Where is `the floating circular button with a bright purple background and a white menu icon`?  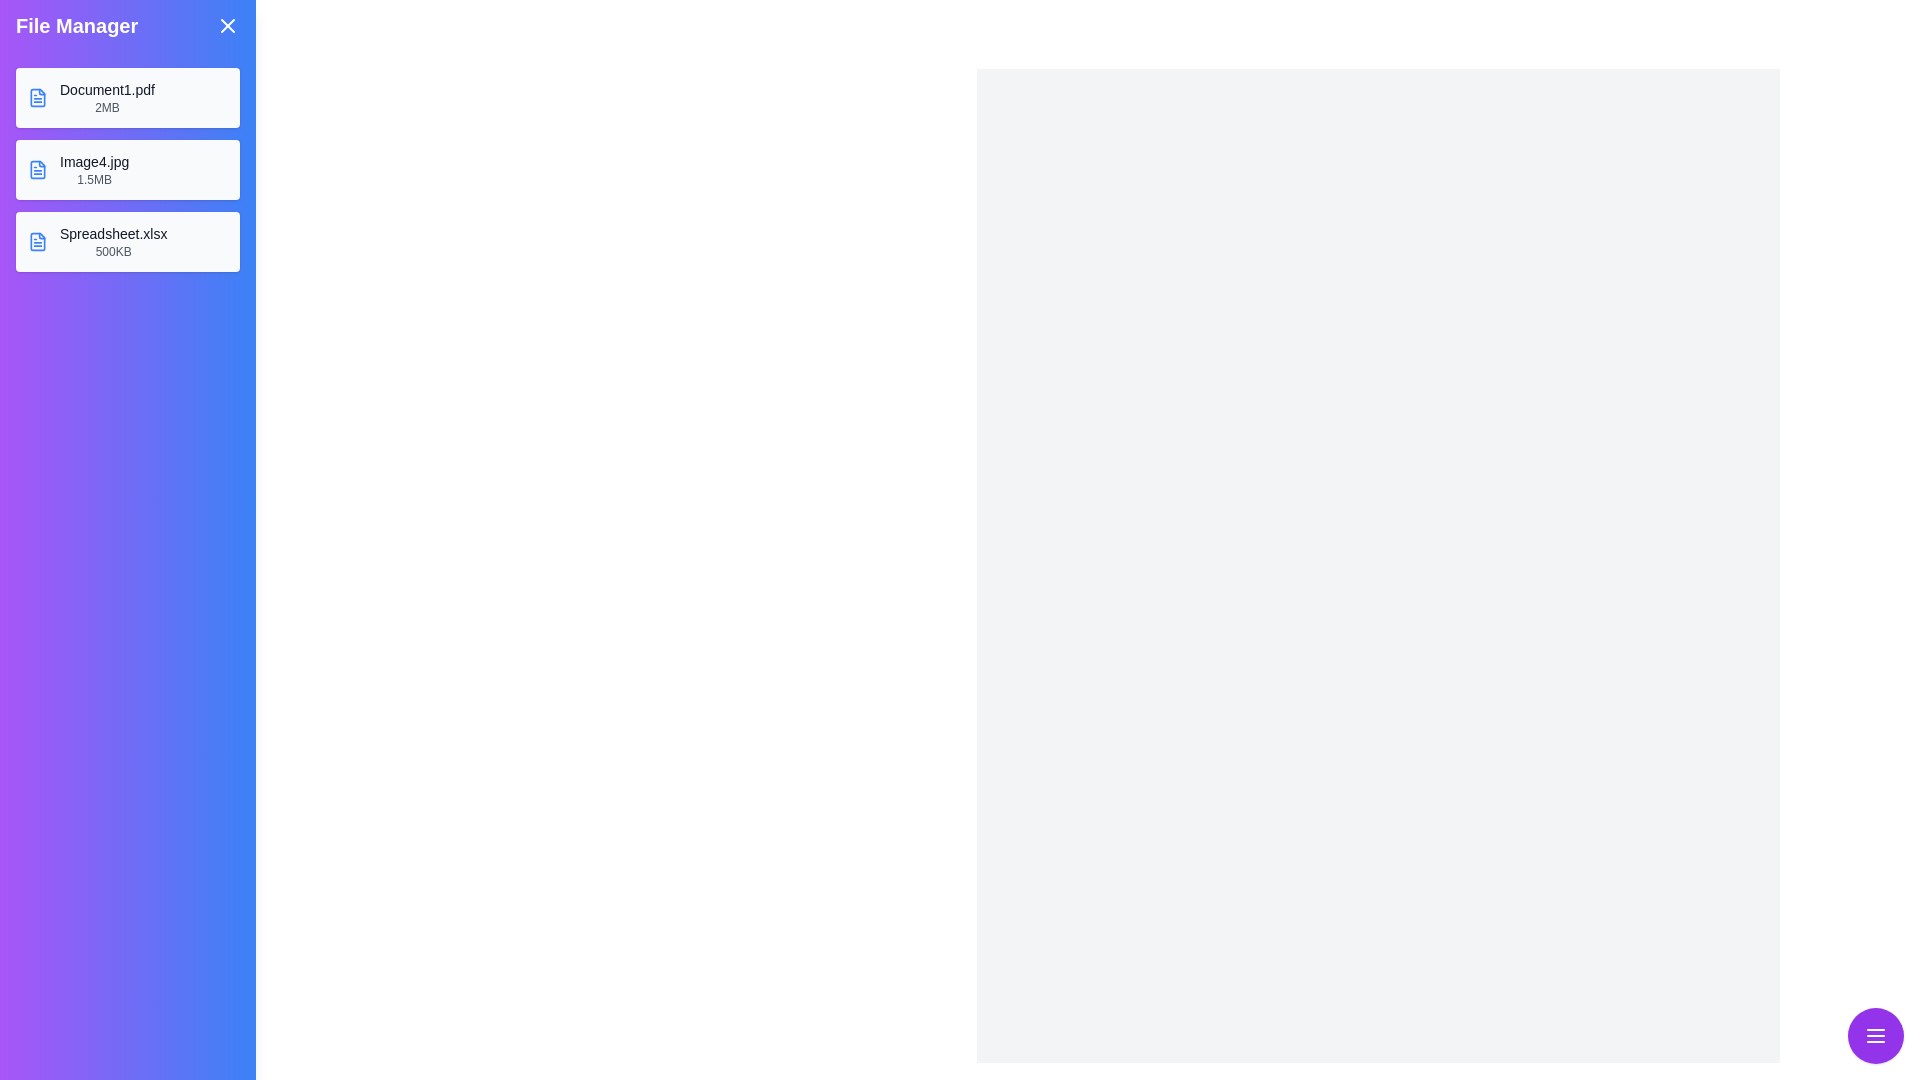
the floating circular button with a bright purple background and a white menu icon is located at coordinates (1875, 1035).